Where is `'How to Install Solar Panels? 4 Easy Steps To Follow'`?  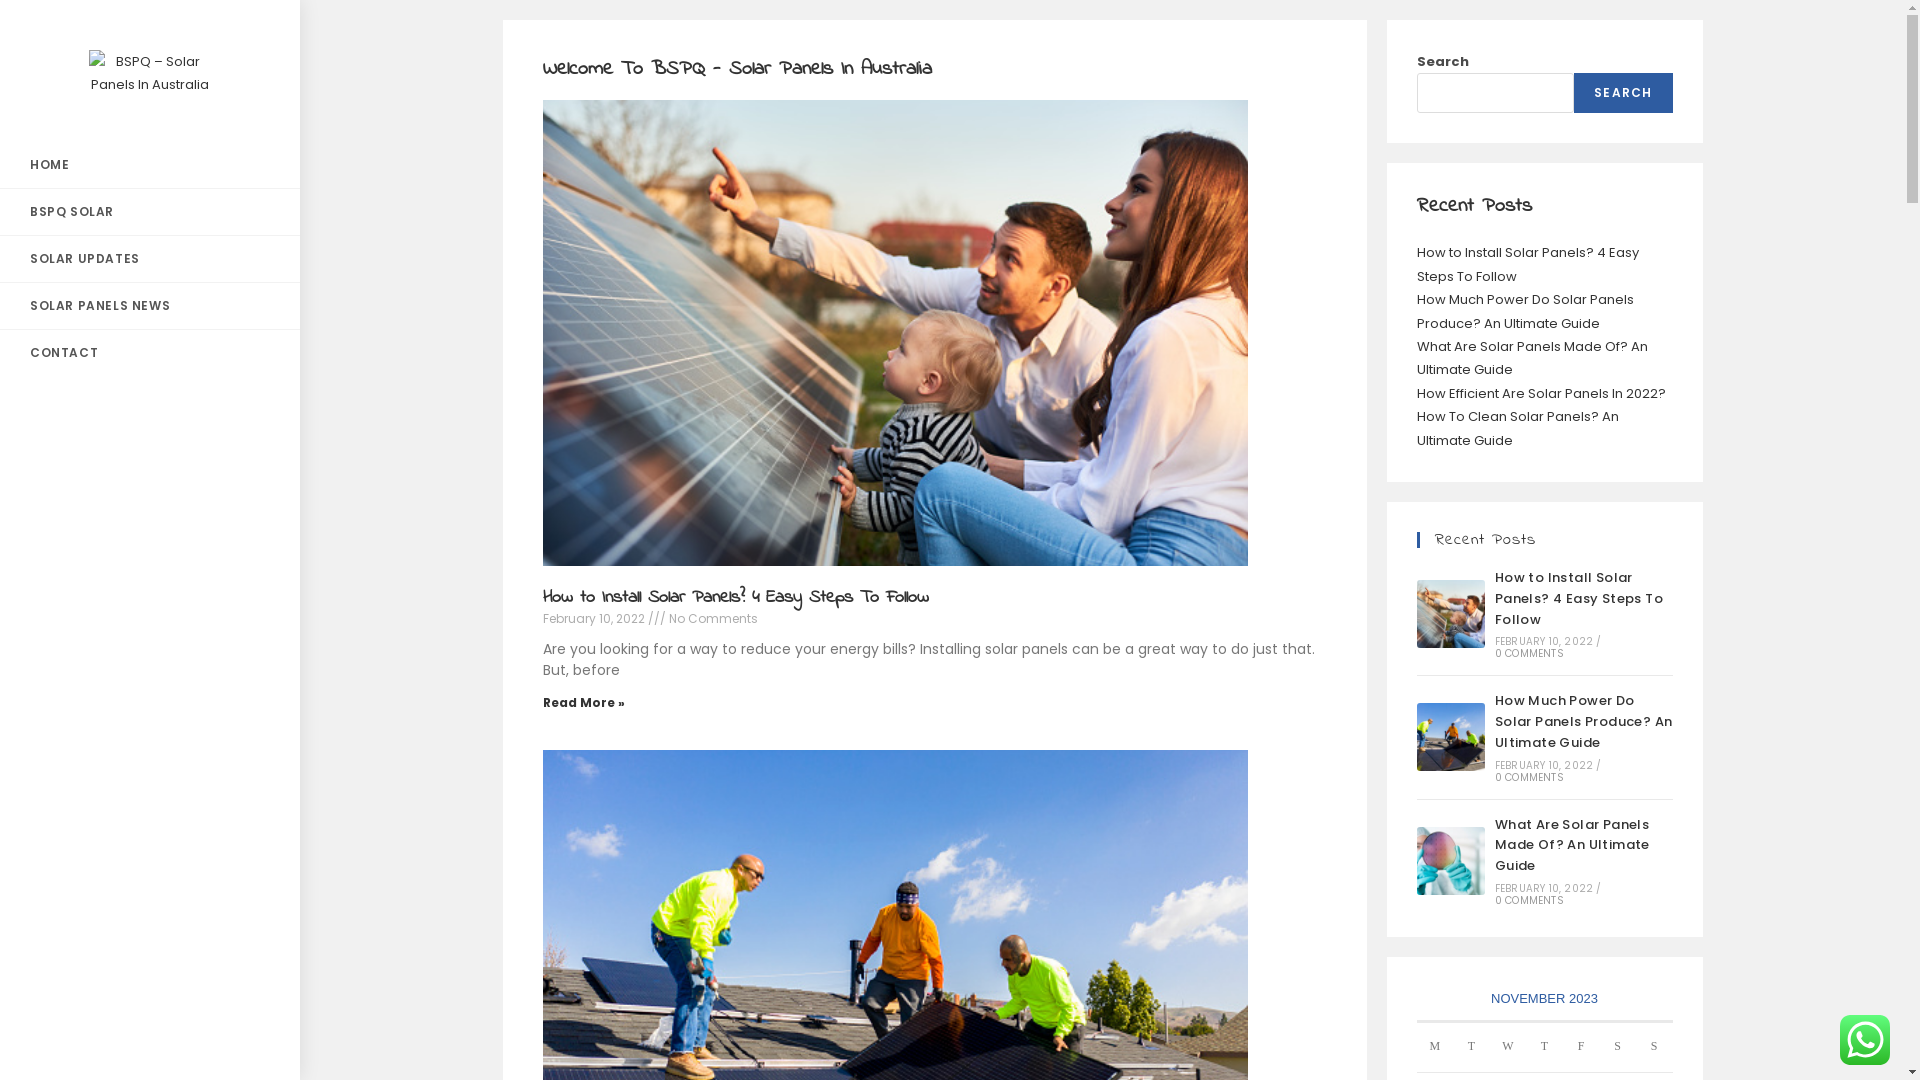 'How to Install Solar Panels? 4 Easy Steps To Follow' is located at coordinates (1415, 262).